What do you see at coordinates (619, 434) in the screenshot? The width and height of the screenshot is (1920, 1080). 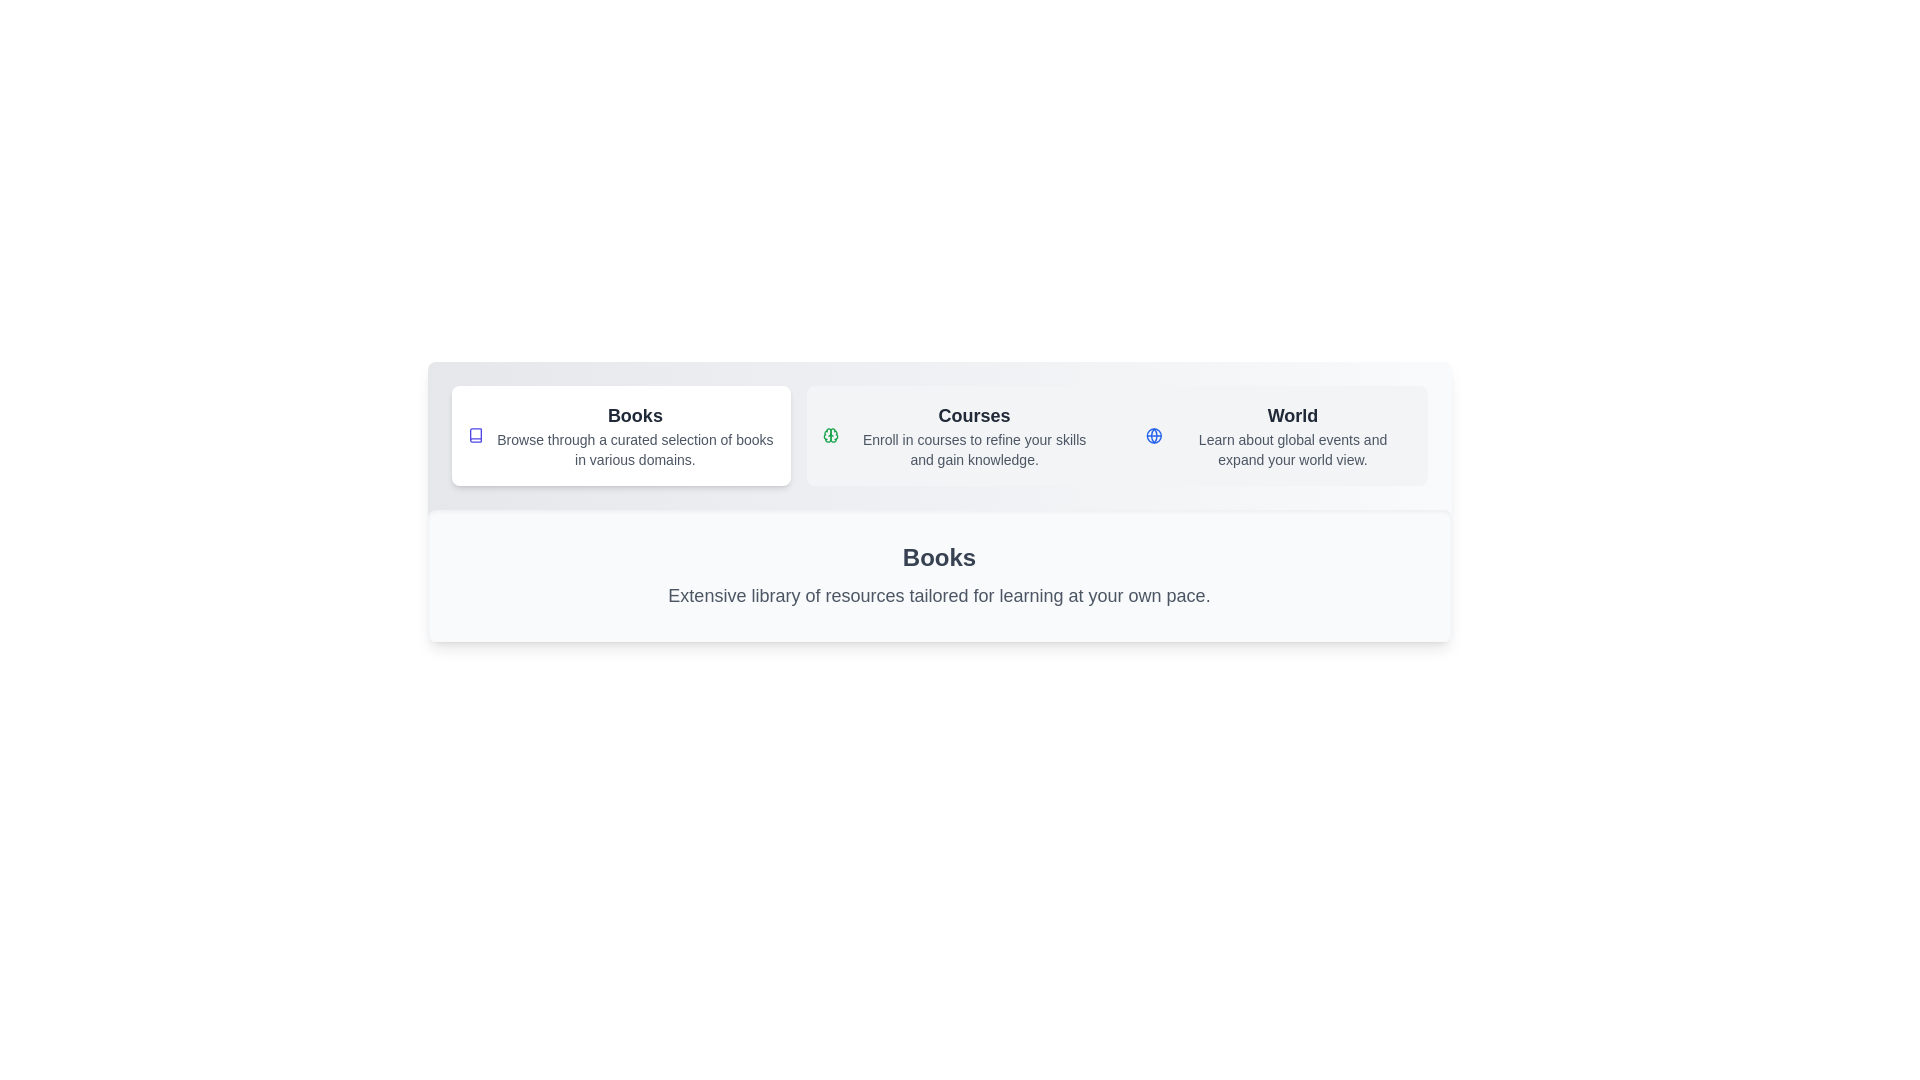 I see `the Books tab by clicking on its button` at bounding box center [619, 434].